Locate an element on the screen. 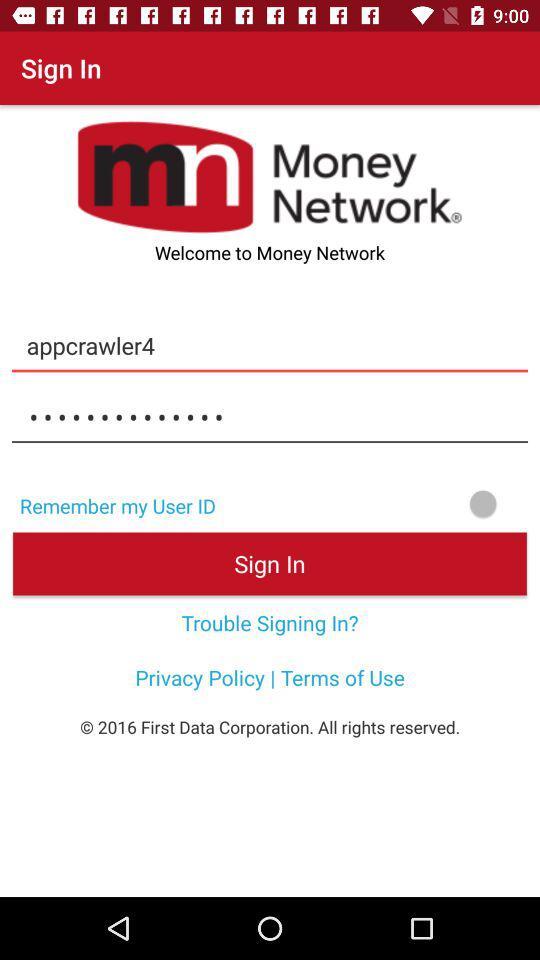  the appcrawler4 icon is located at coordinates (270, 345).